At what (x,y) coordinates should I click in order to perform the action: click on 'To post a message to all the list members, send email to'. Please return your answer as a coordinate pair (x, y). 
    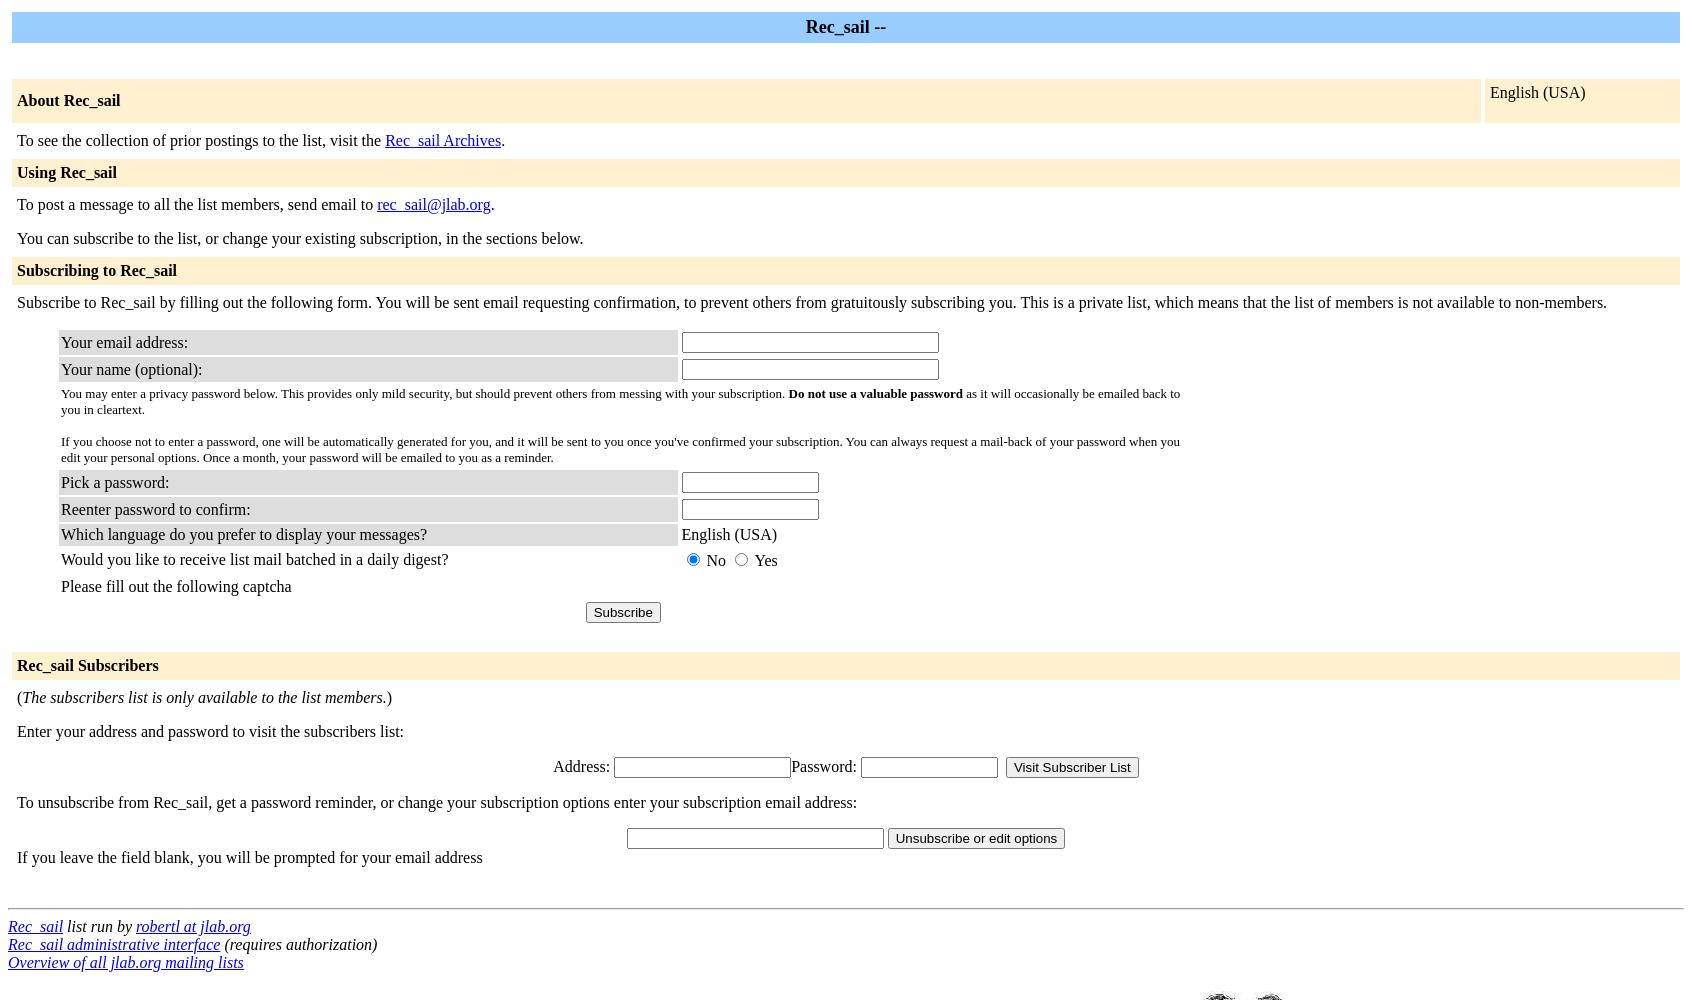
    Looking at the image, I should click on (195, 203).